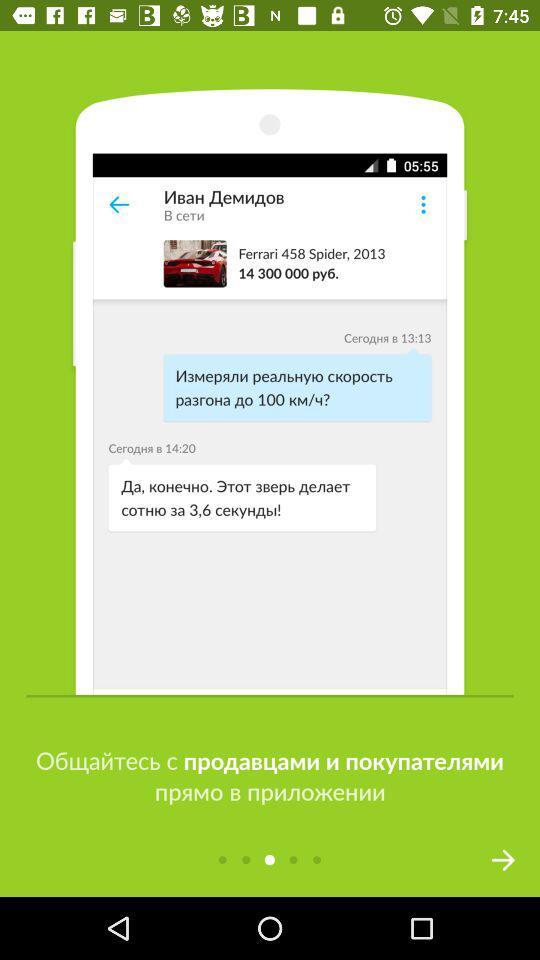  Describe the element at coordinates (502, 859) in the screenshot. I see `the arrow_forward icon` at that location.